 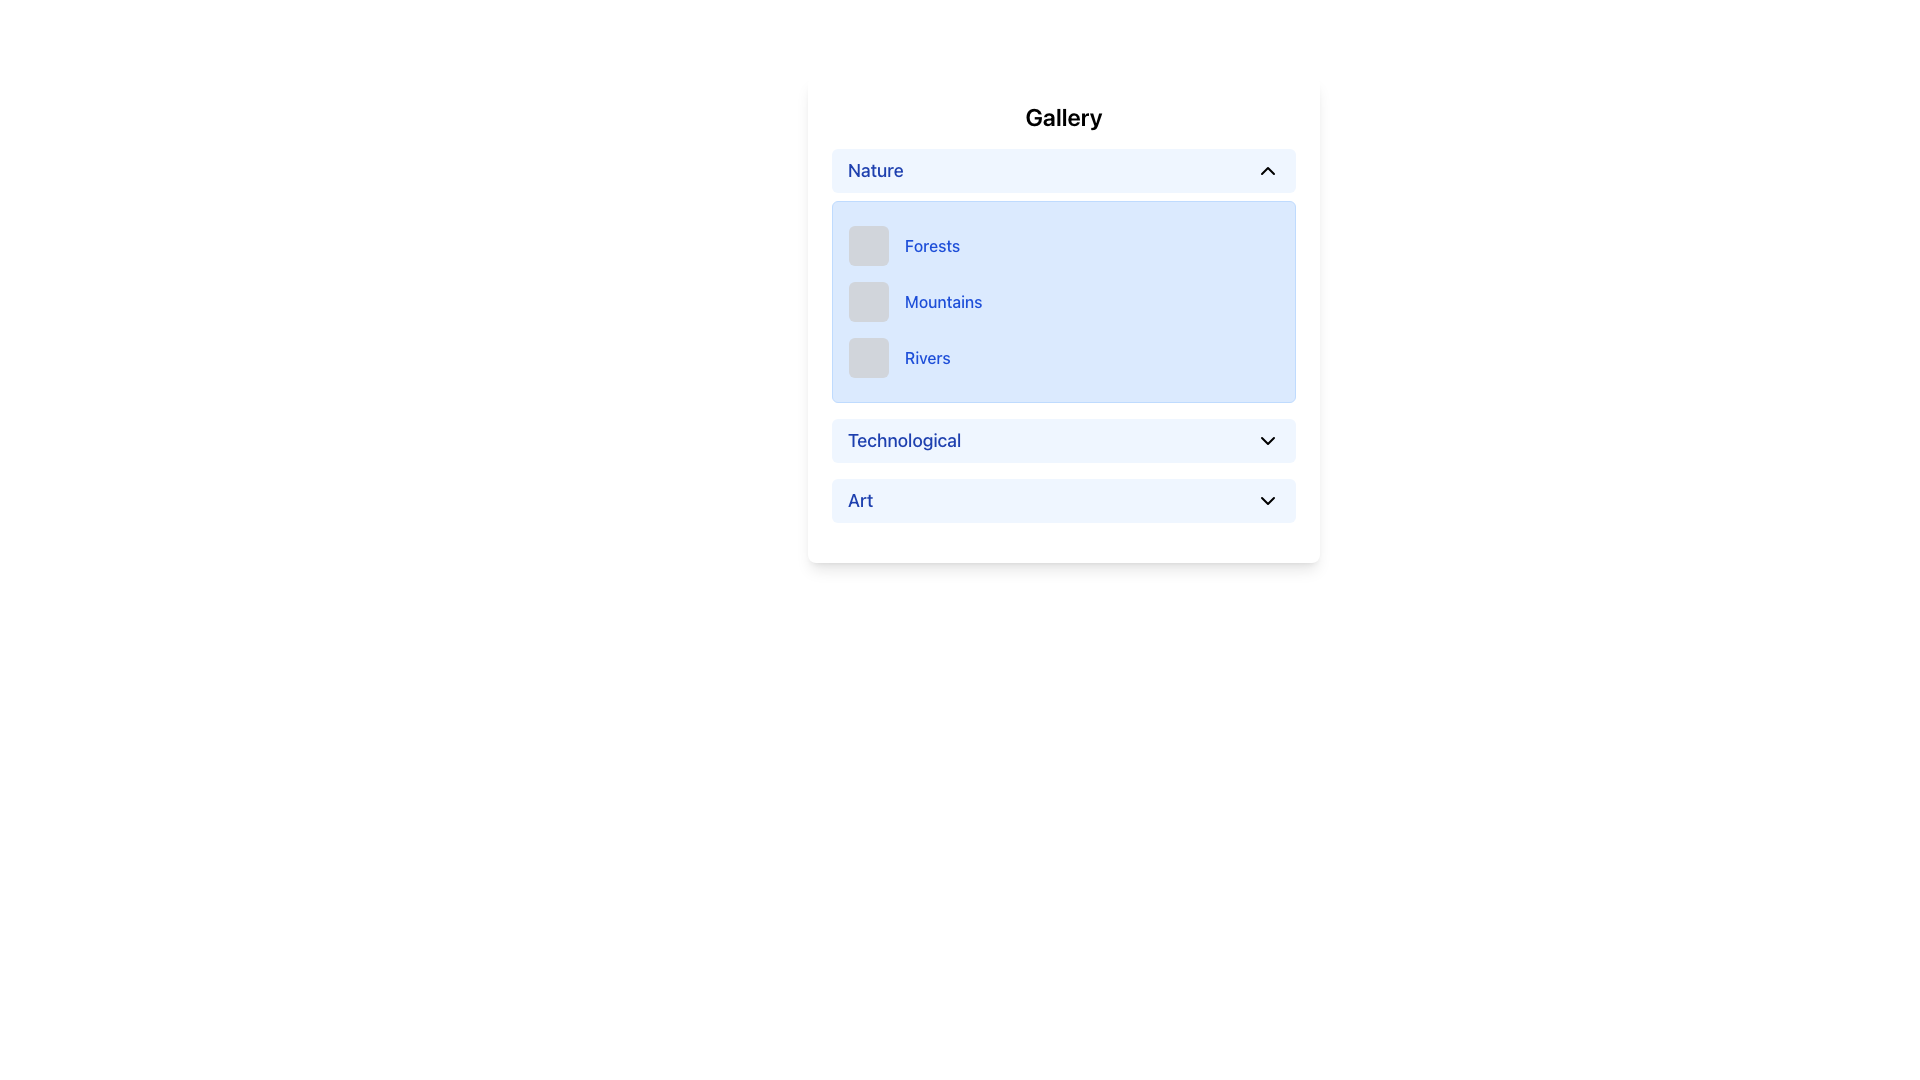 I want to click on the 'Art' dropdown menu toggle, so click(x=1063, y=500).